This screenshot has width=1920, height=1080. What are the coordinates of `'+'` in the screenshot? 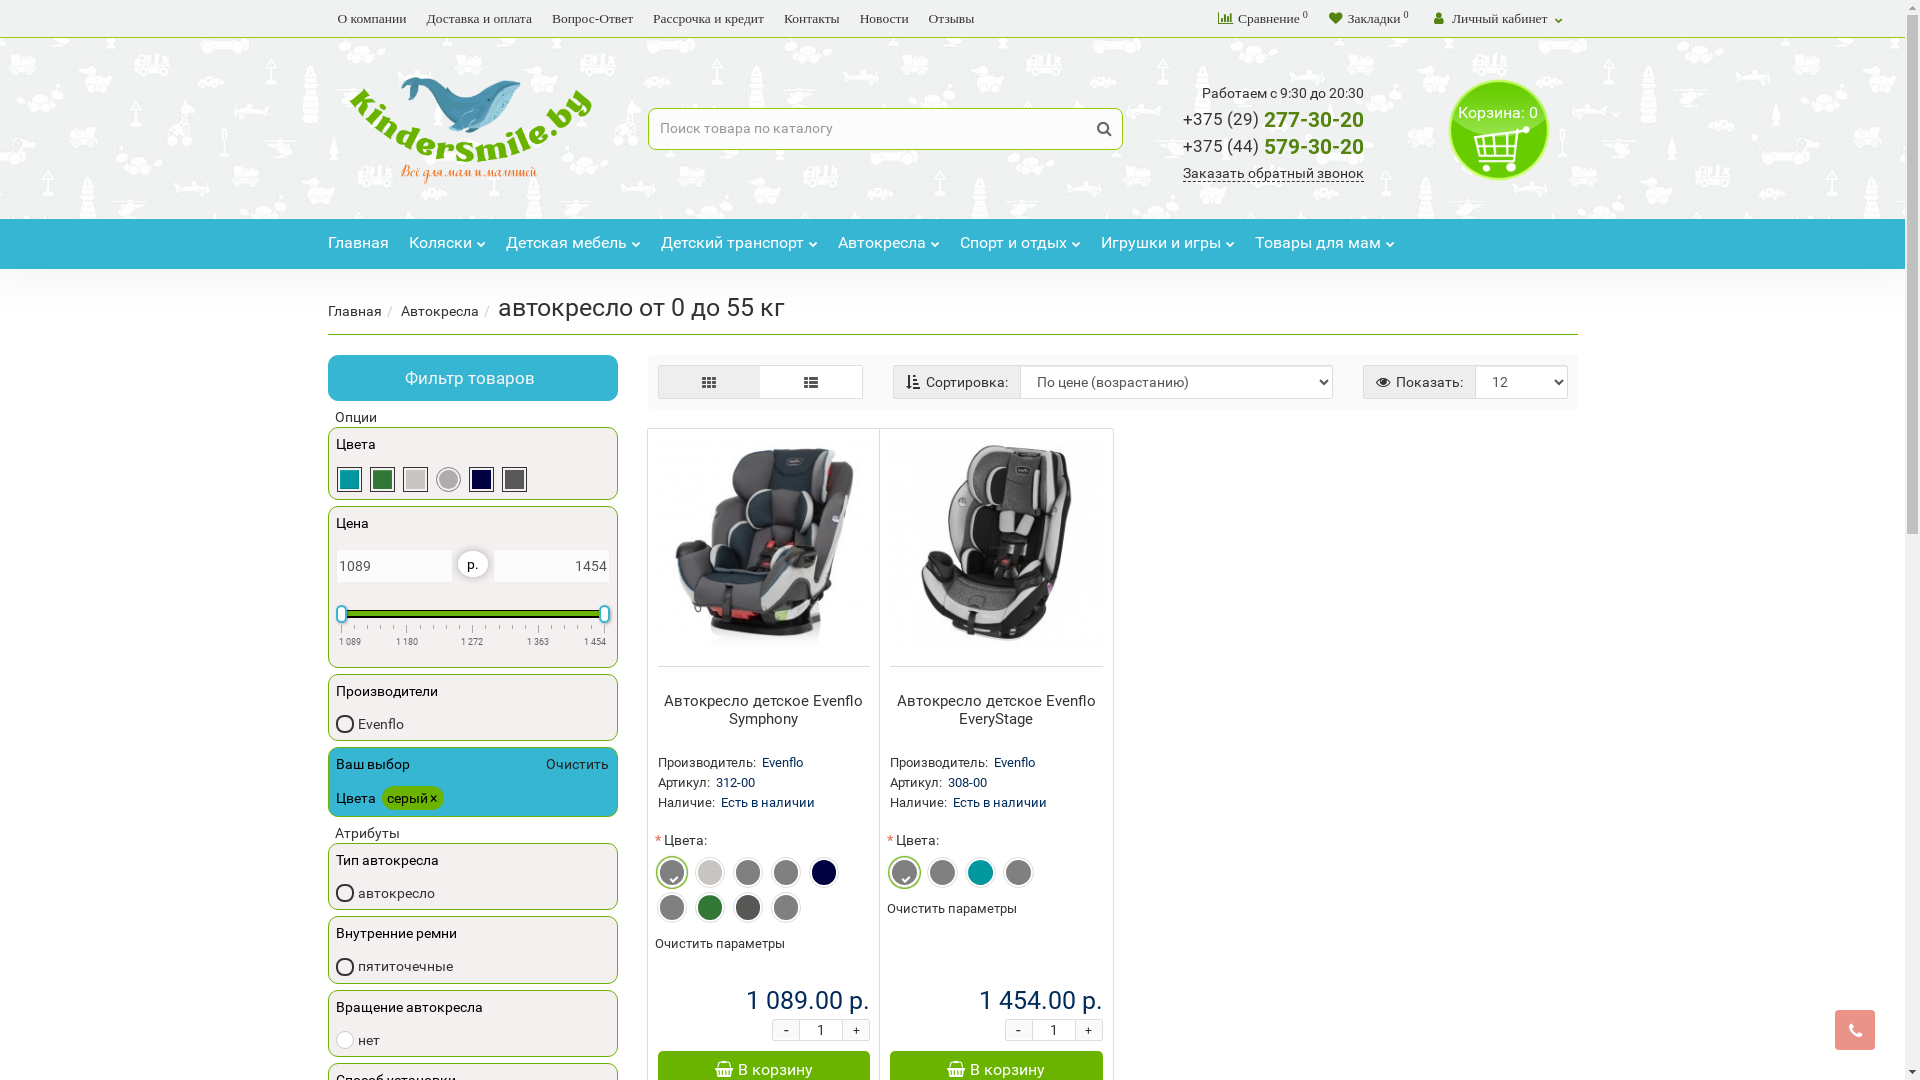 It's located at (855, 1029).